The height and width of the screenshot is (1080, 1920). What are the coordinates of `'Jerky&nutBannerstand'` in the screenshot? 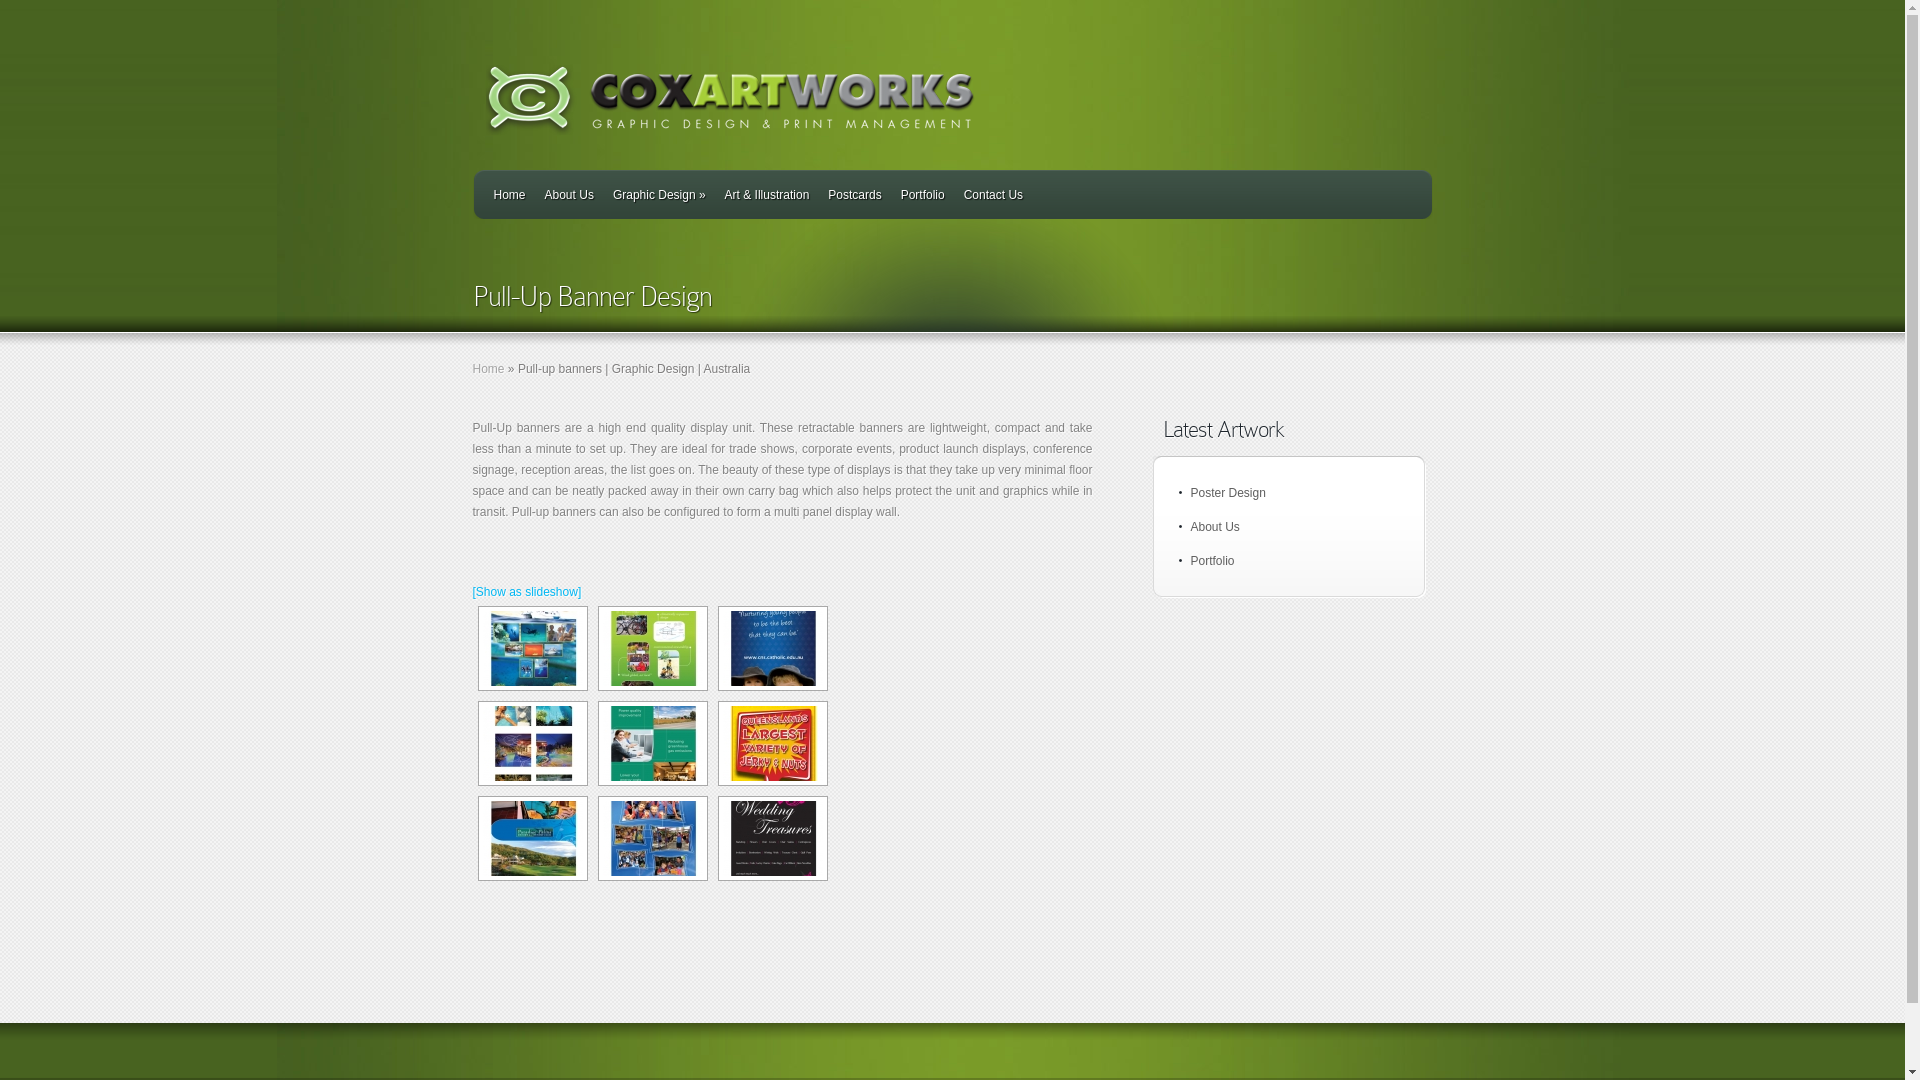 It's located at (771, 743).